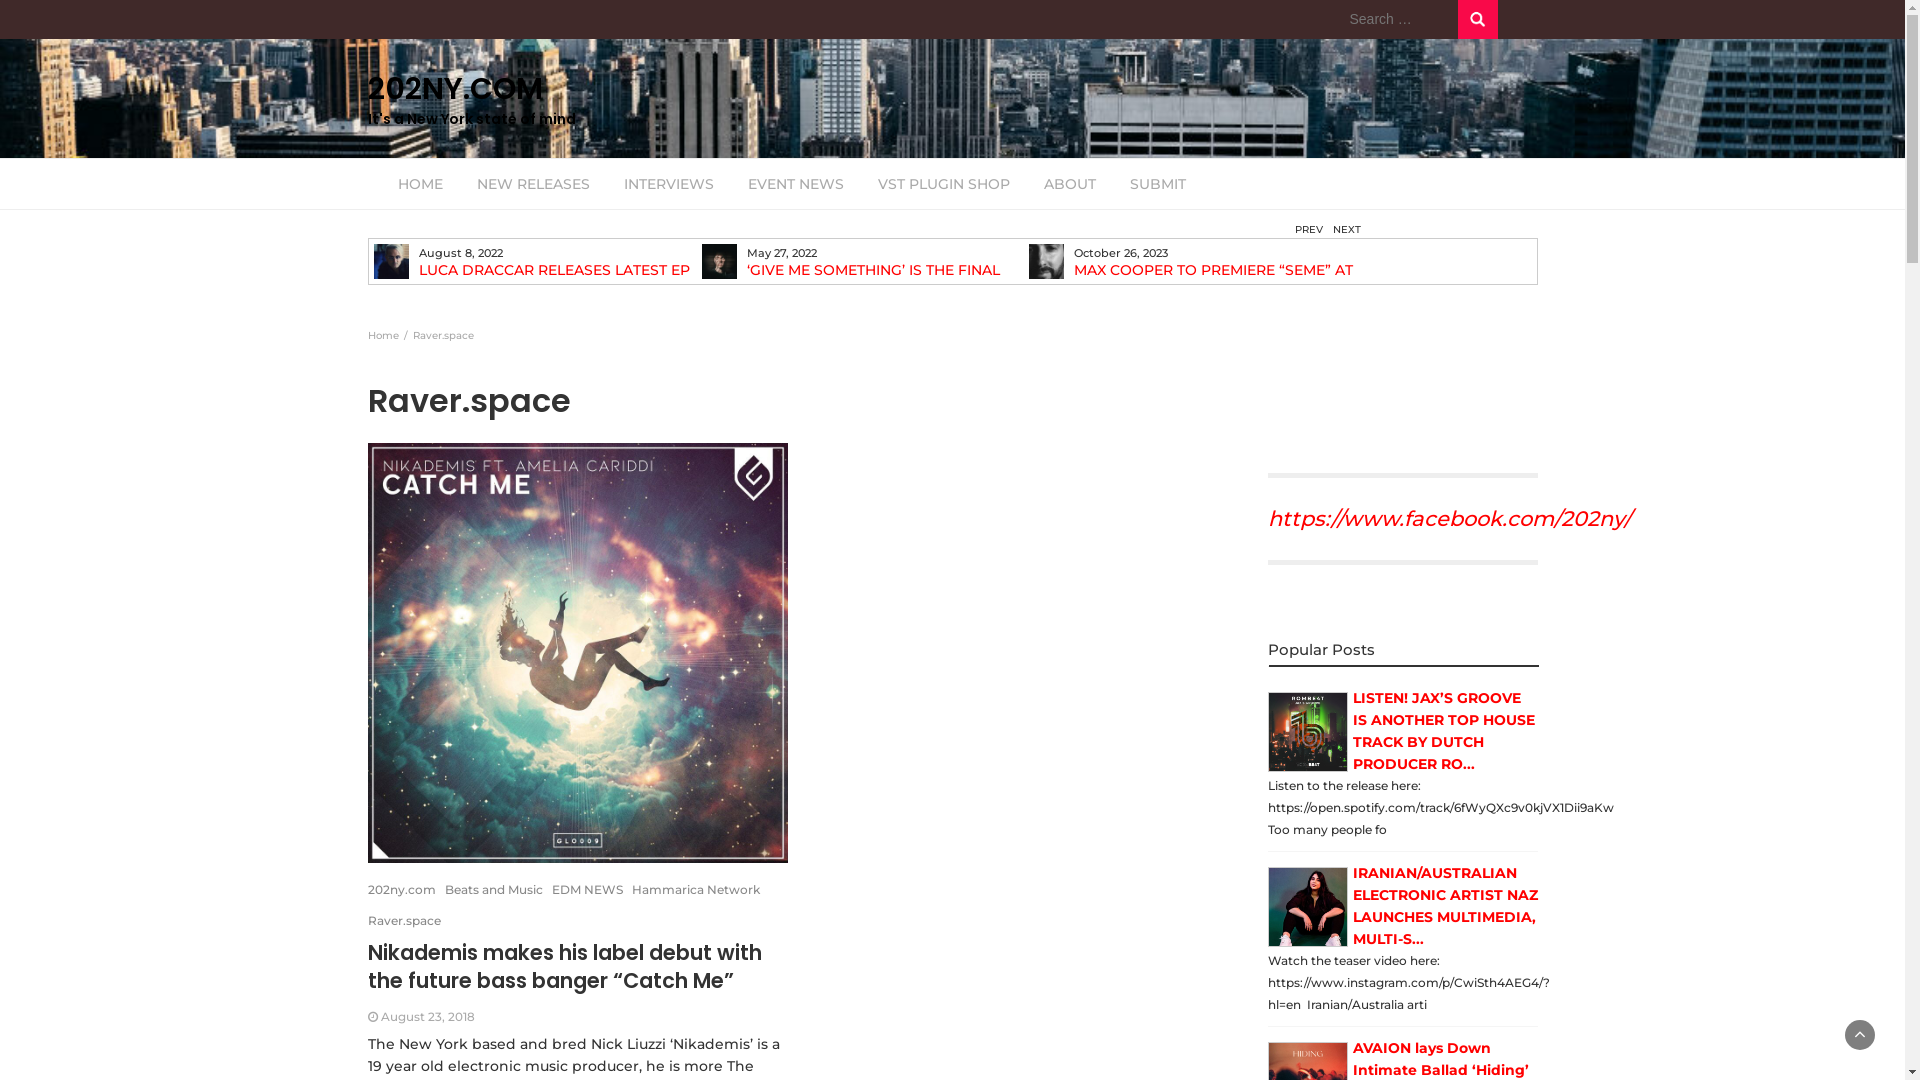 The image size is (1920, 1080). I want to click on 'EVENT NEWS', so click(730, 184).